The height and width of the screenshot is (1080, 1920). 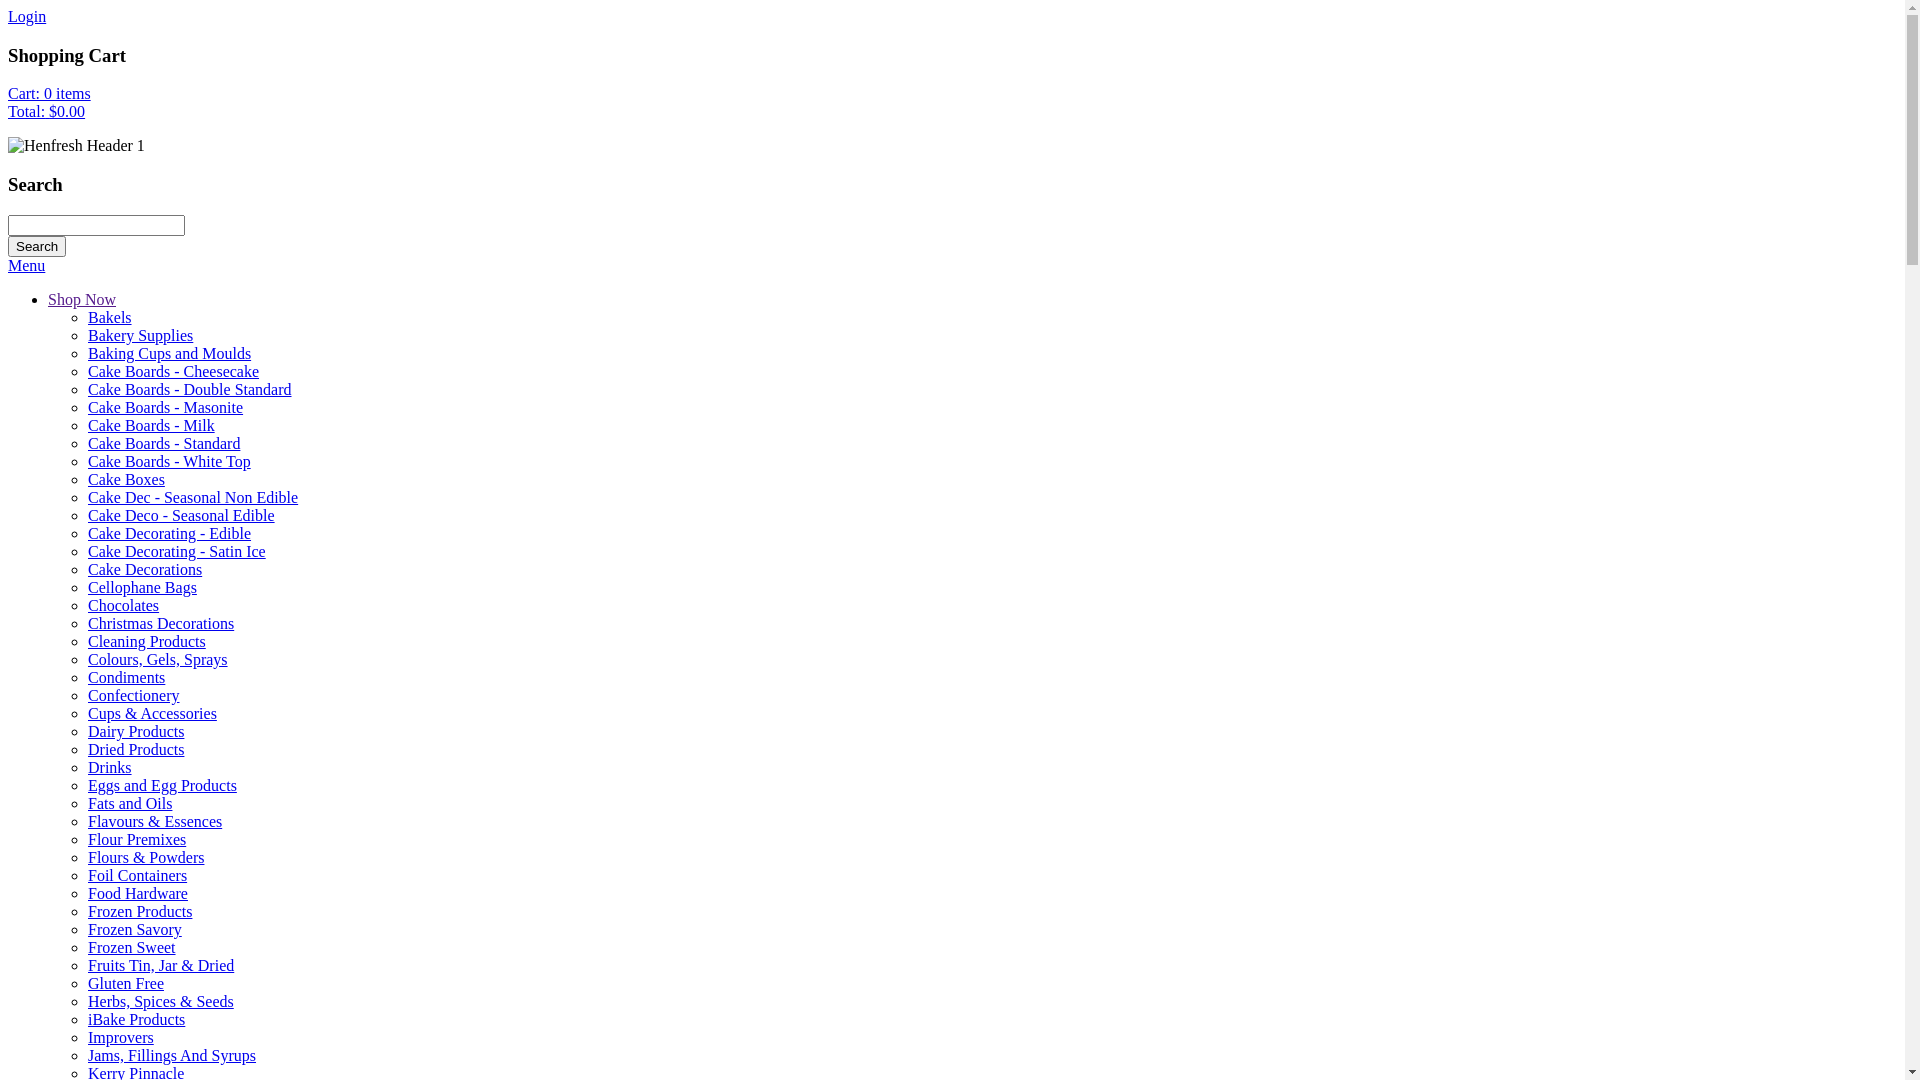 I want to click on 'Flavours & Essences', so click(x=153, y=821).